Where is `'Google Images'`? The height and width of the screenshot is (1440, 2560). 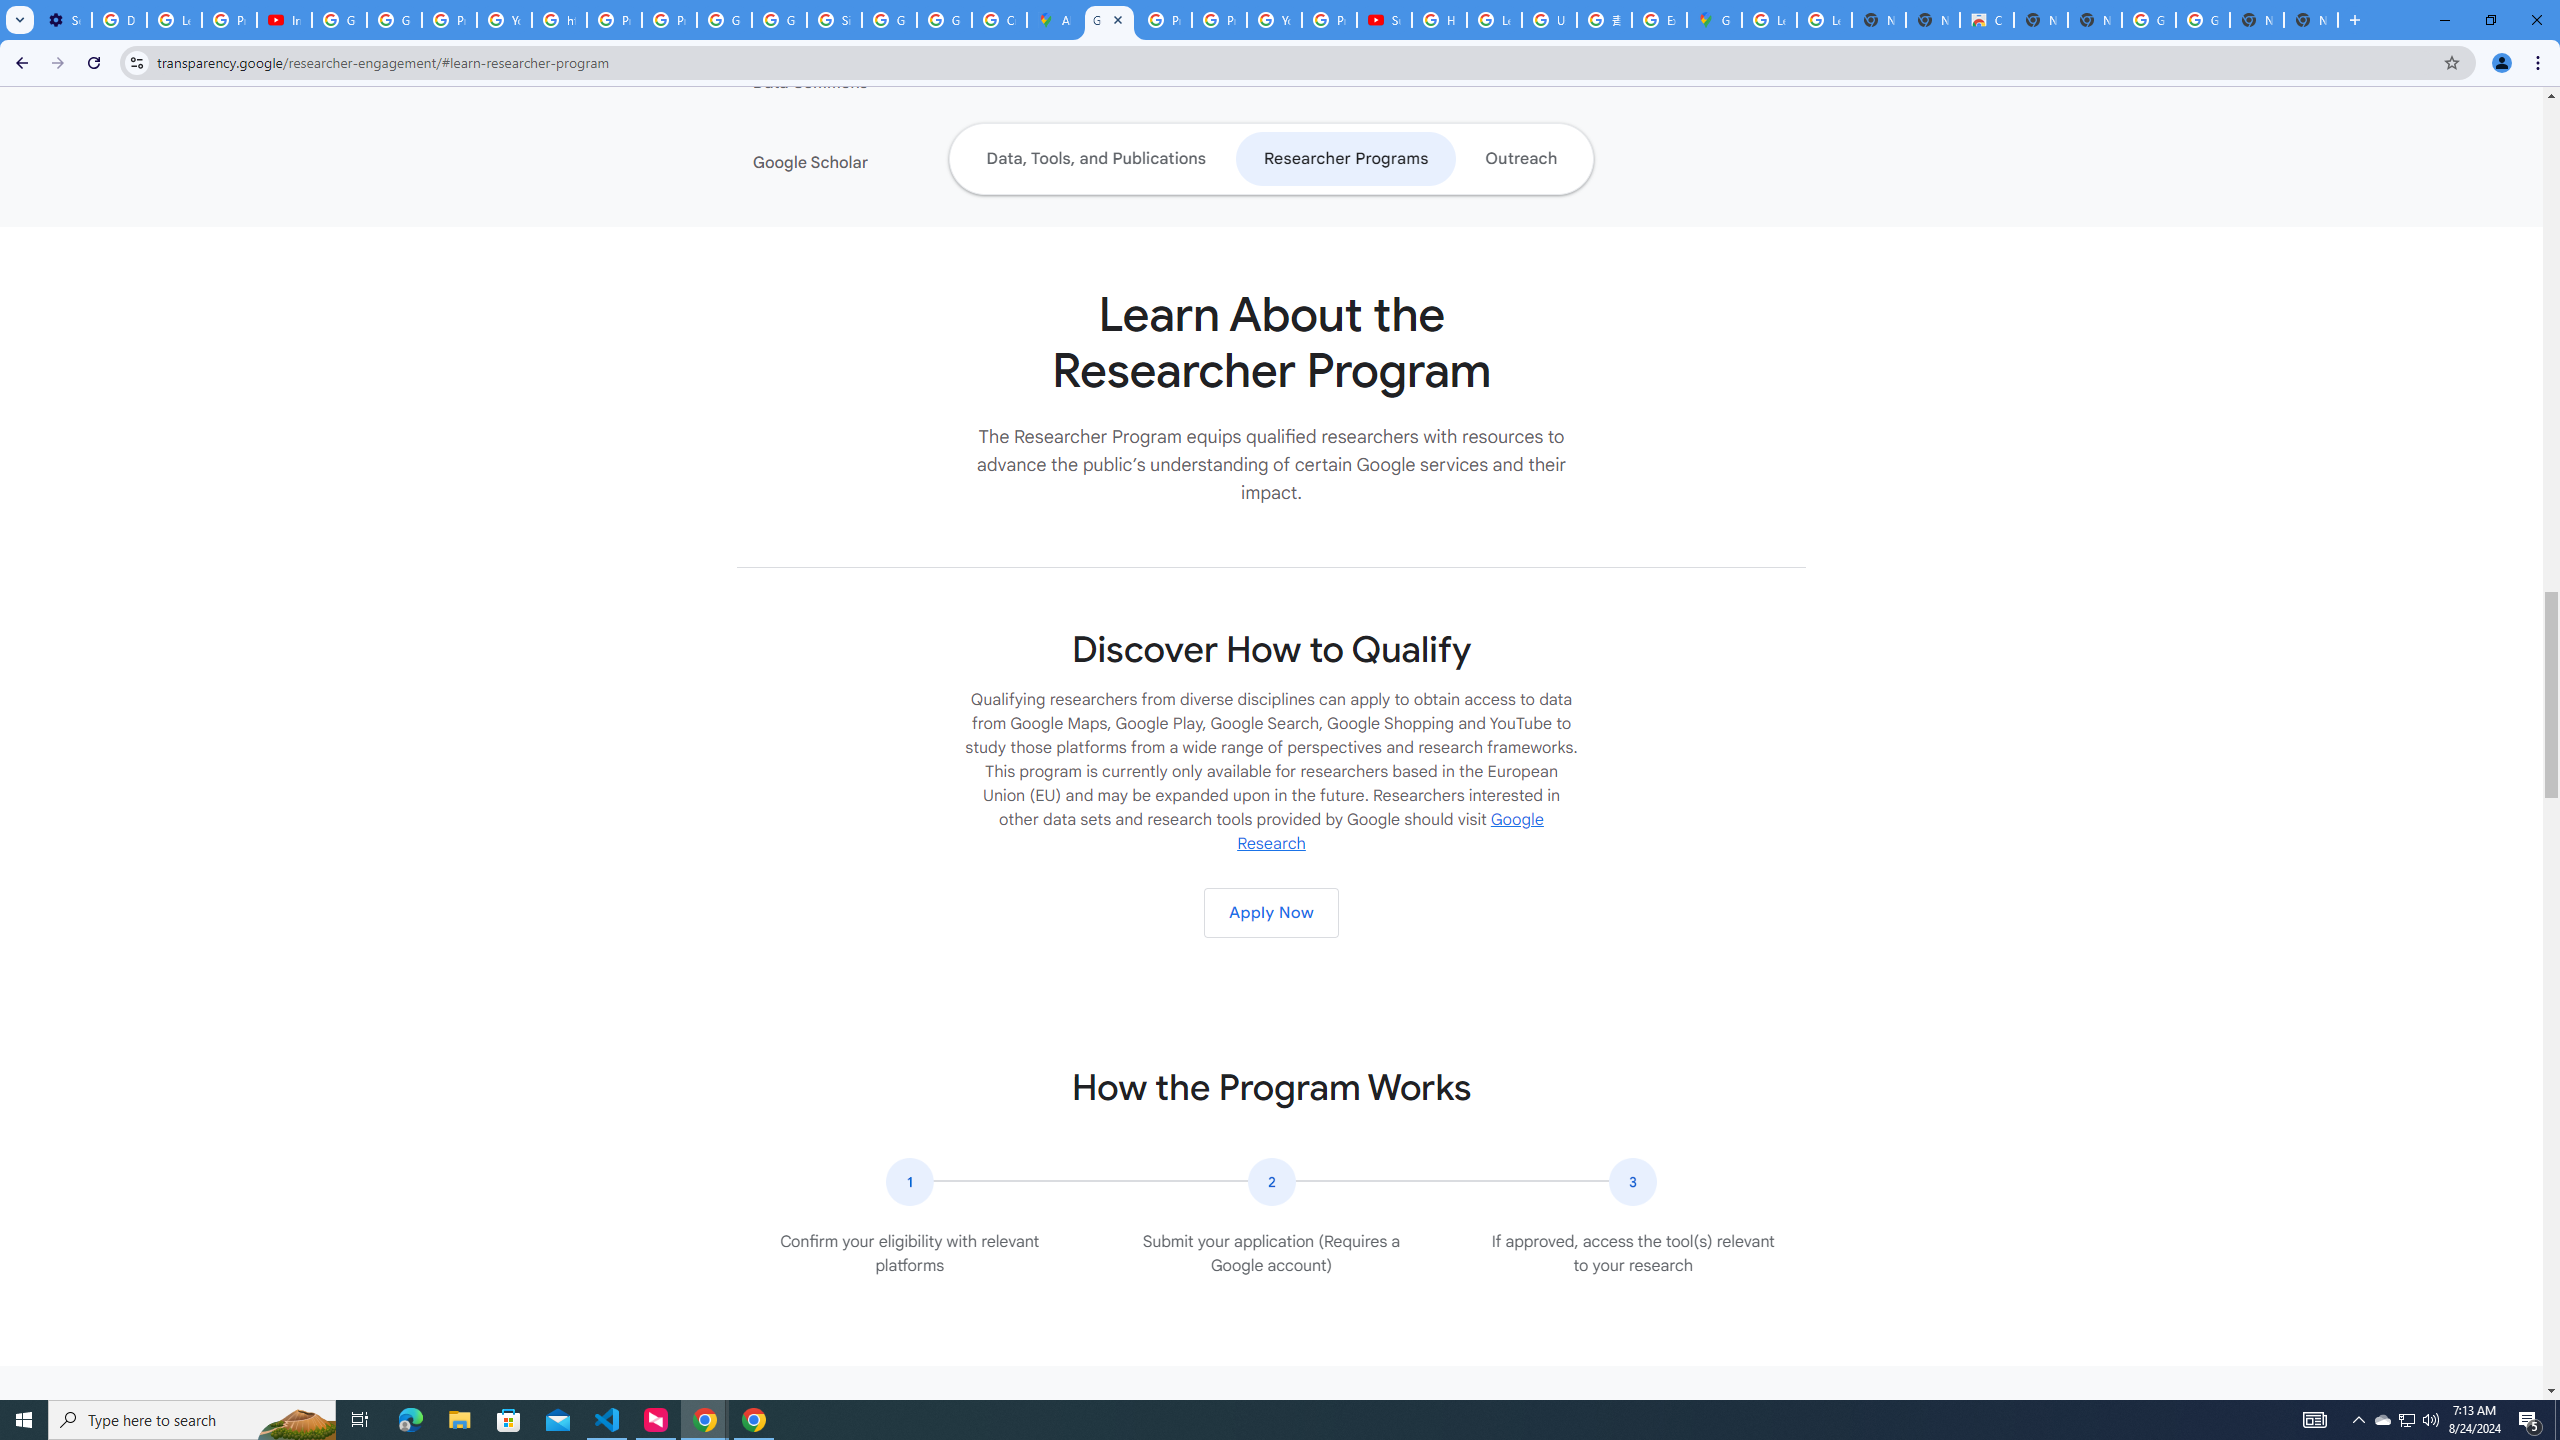 'Google Images' is located at coordinates (2201, 19).